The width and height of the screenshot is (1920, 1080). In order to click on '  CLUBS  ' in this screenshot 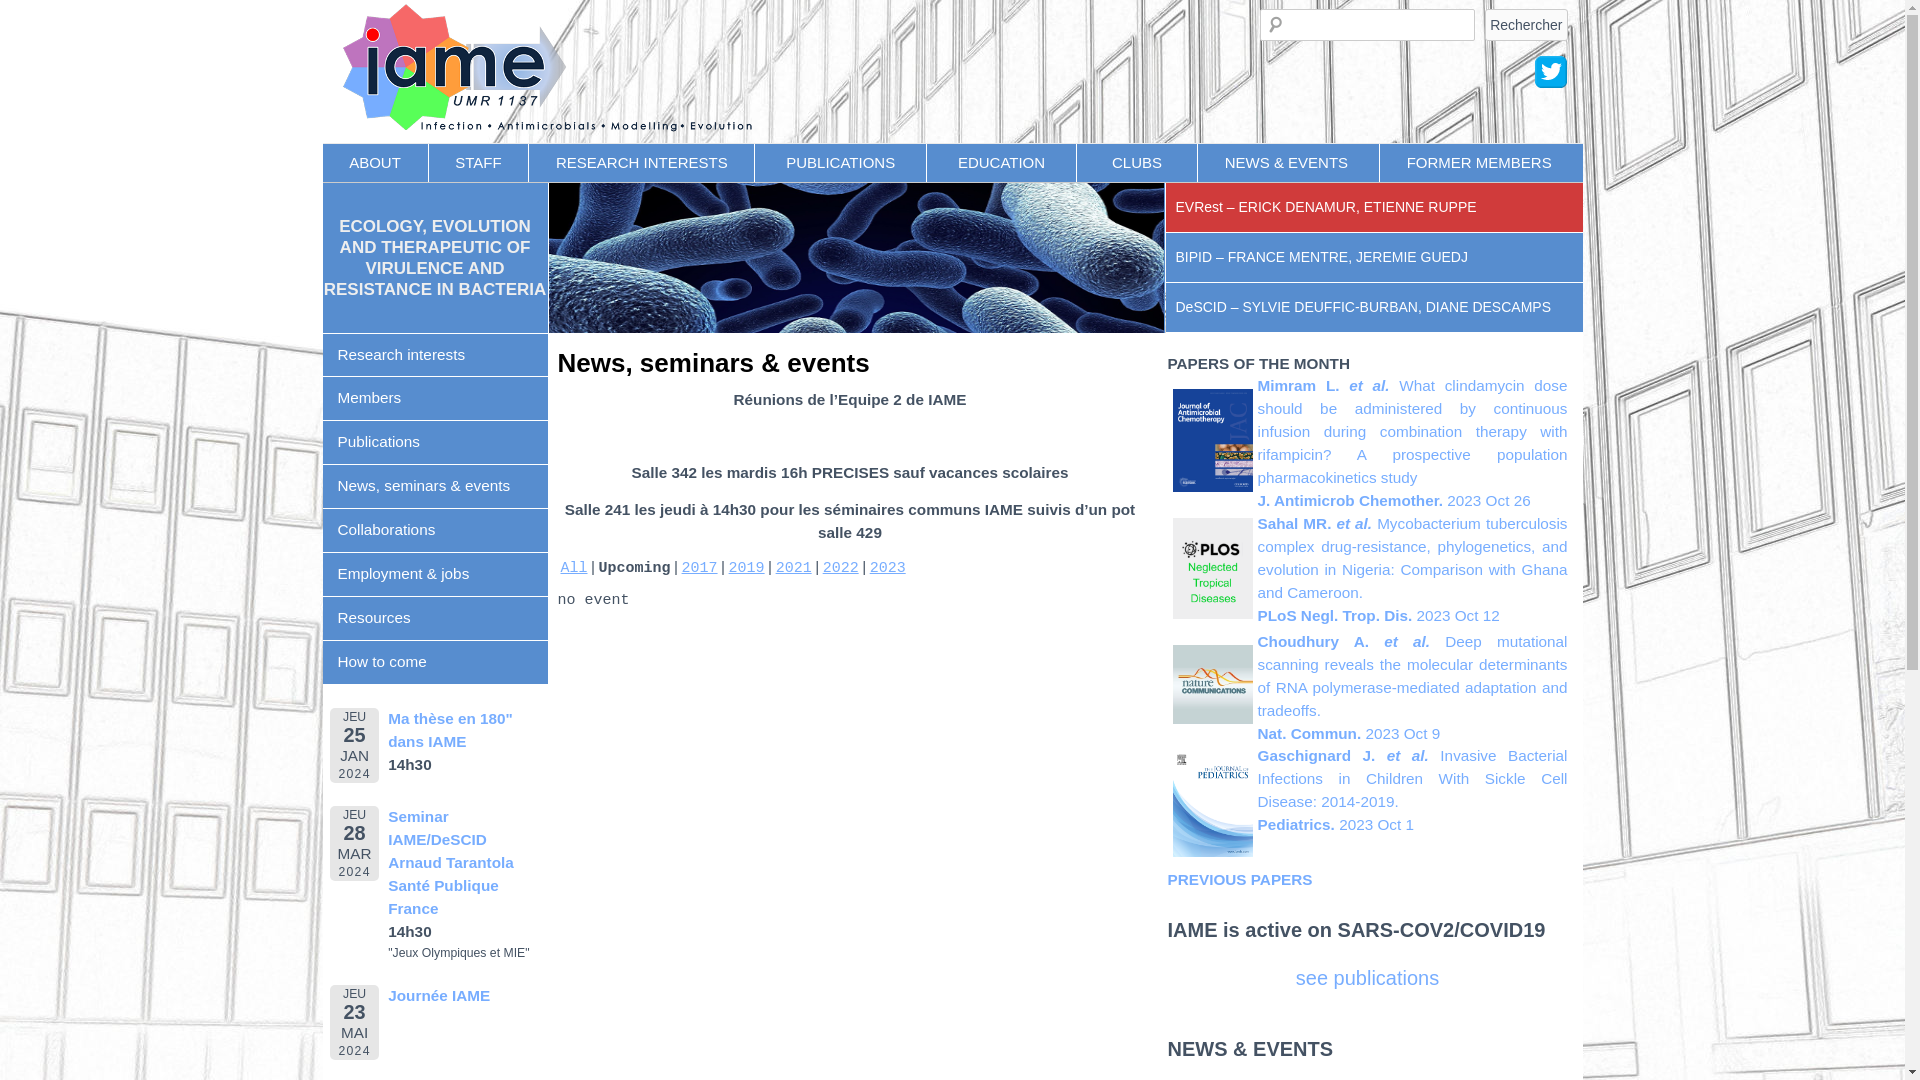, I will do `click(1075, 161)`.